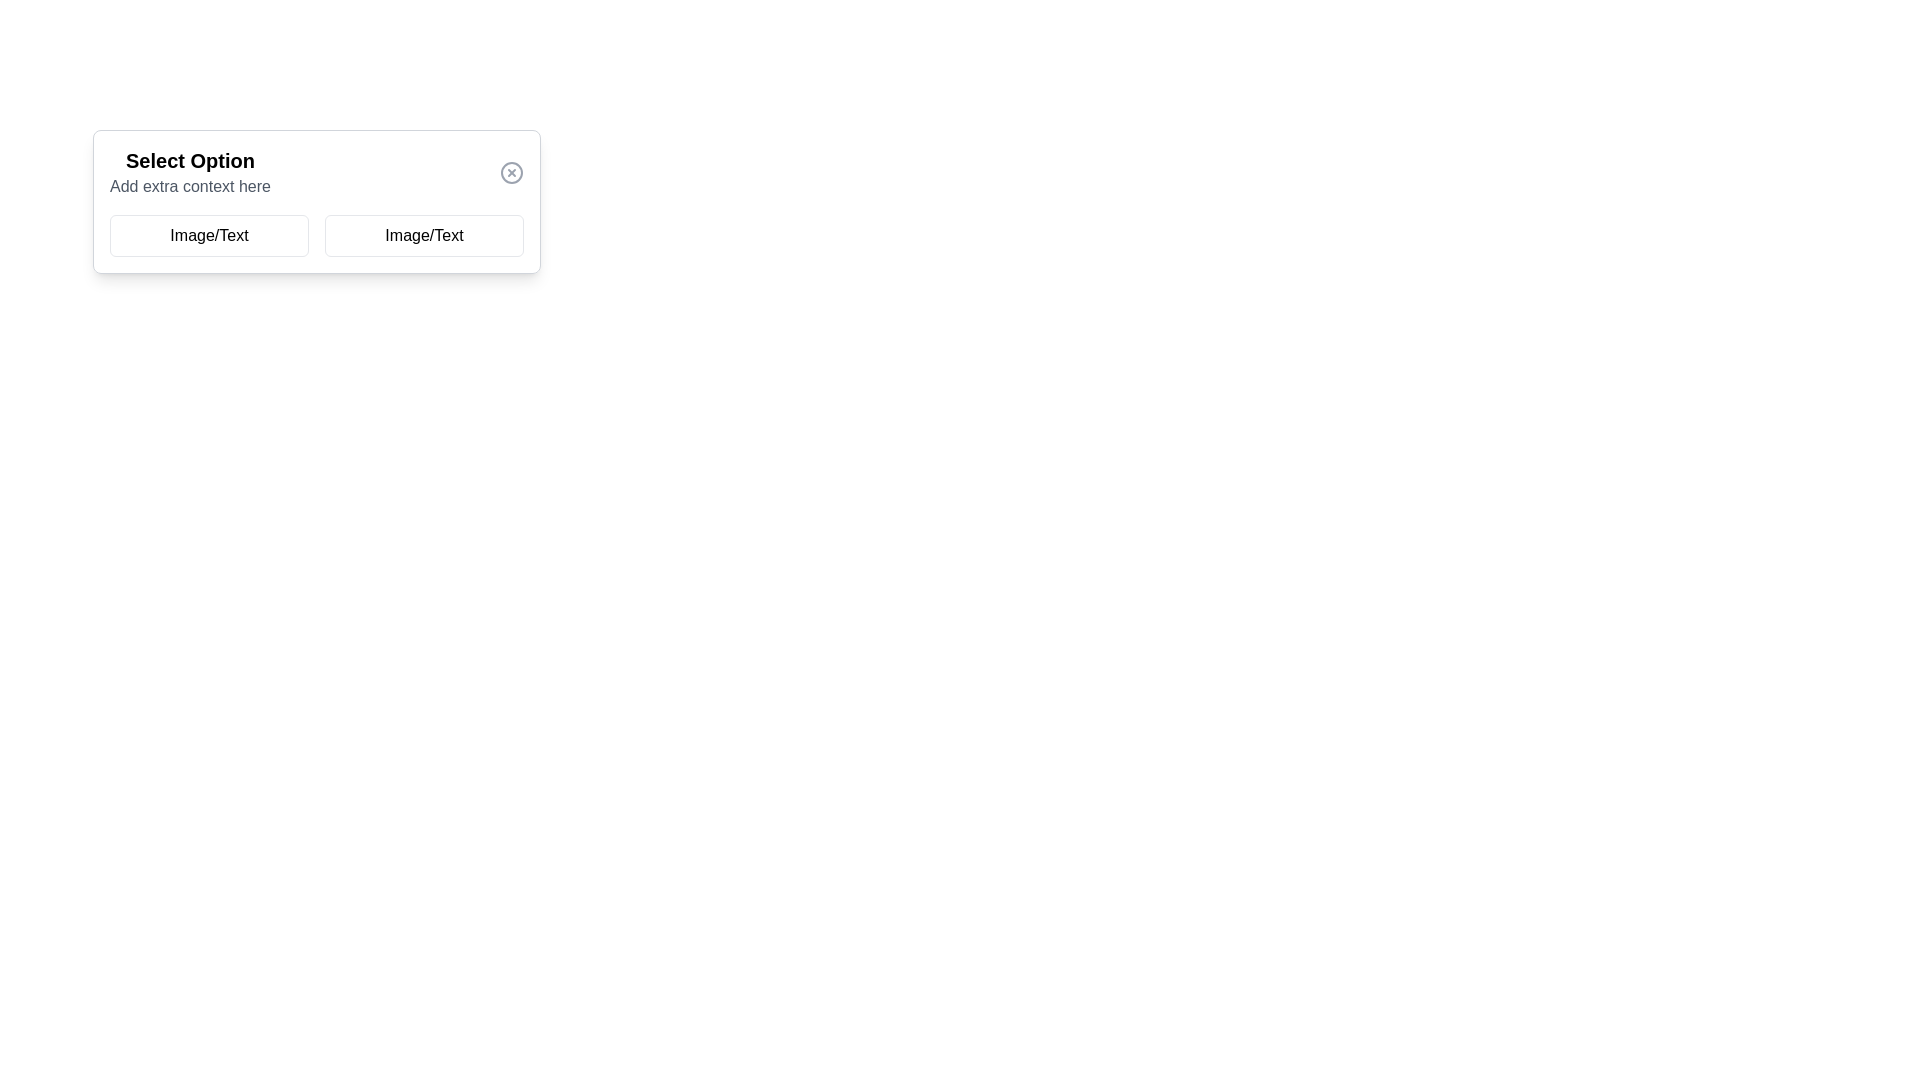 Image resolution: width=1920 pixels, height=1080 pixels. What do you see at coordinates (209, 234) in the screenshot?
I see `the leftmost Selectable Option Item, which is a rectangular box with rounded corners displaying 'Image/Text' centered inside it` at bounding box center [209, 234].